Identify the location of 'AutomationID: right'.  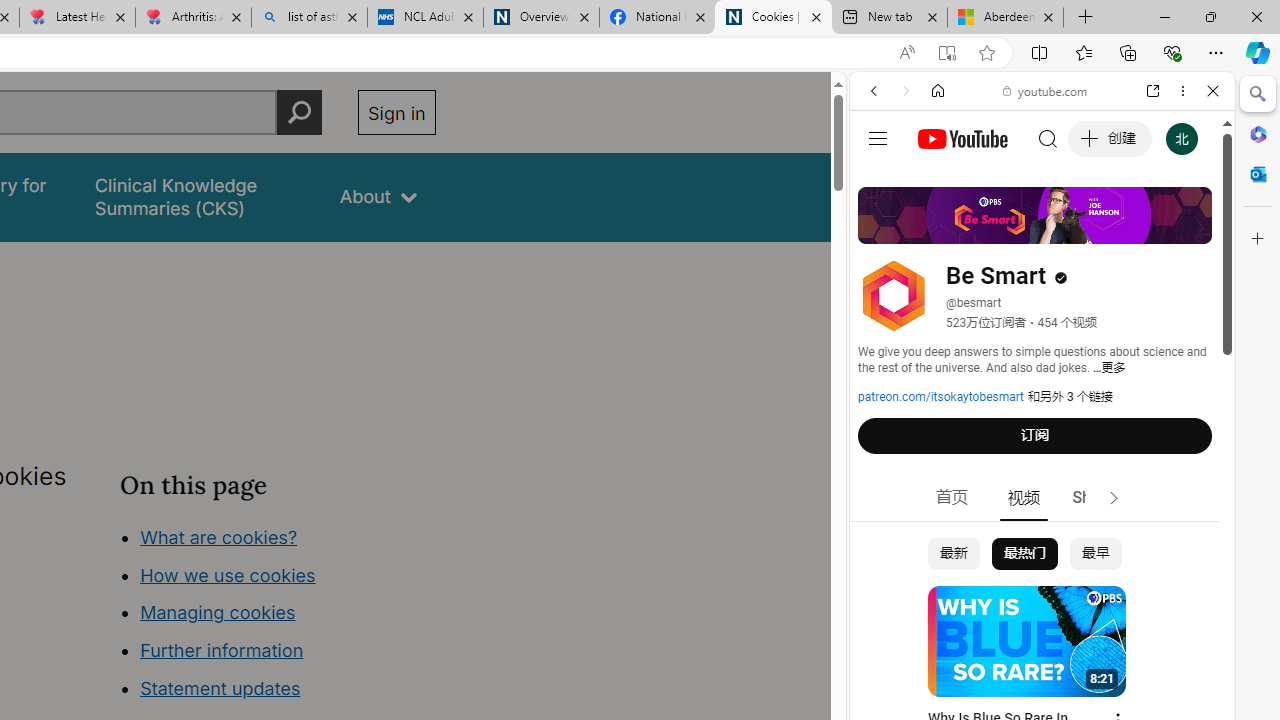
(1113, 497).